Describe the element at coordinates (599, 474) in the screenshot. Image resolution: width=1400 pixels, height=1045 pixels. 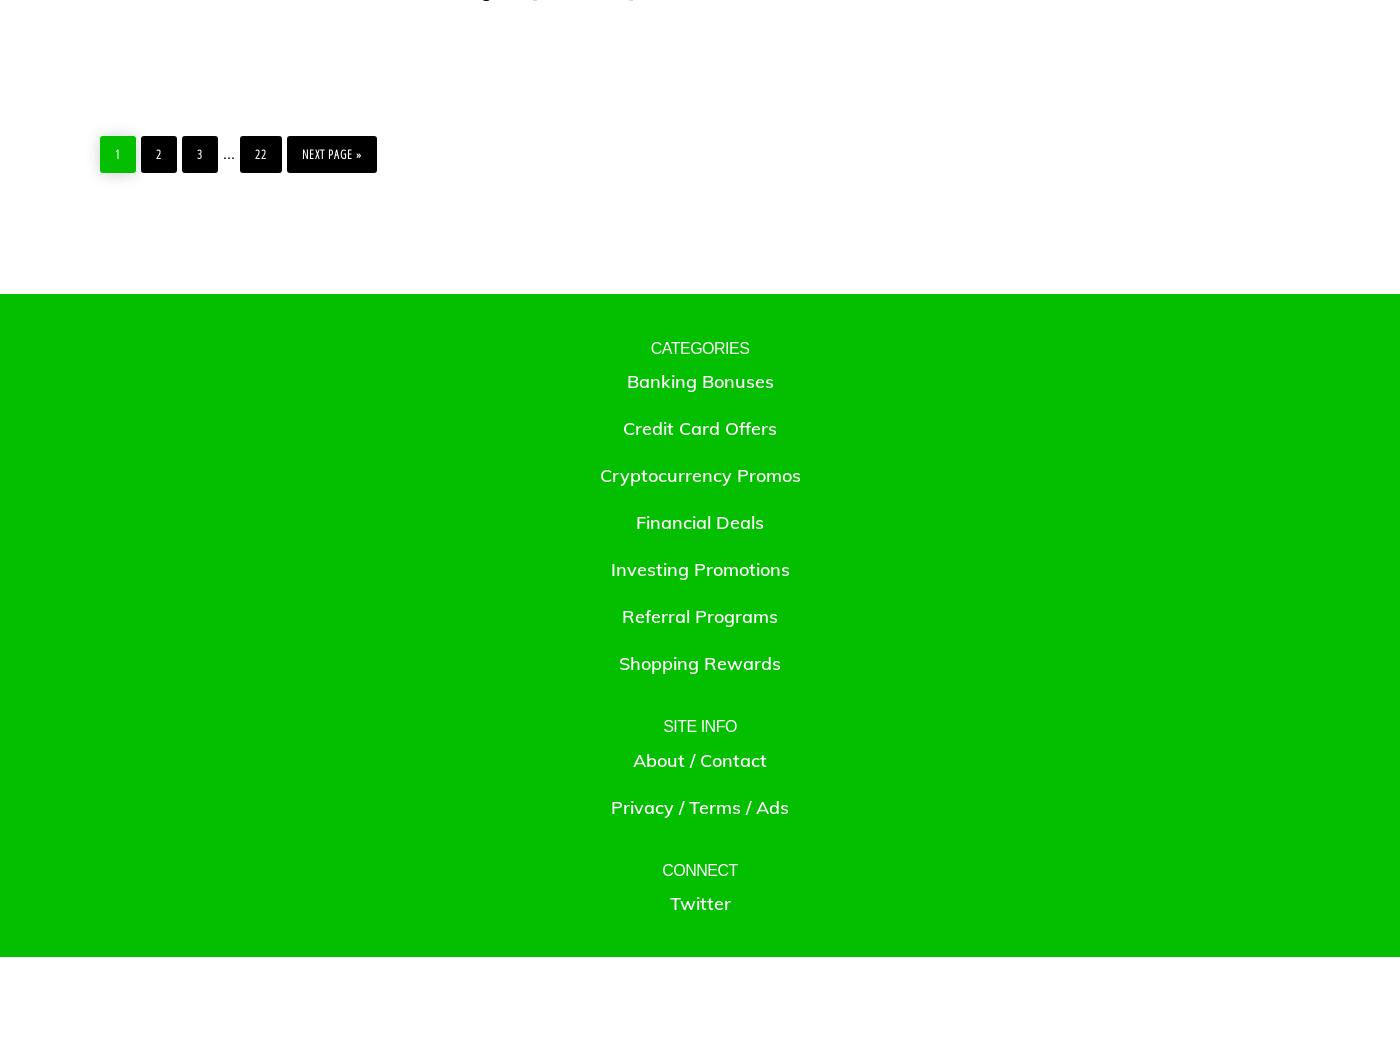
I see `'Cryptocurrency Promos'` at that location.